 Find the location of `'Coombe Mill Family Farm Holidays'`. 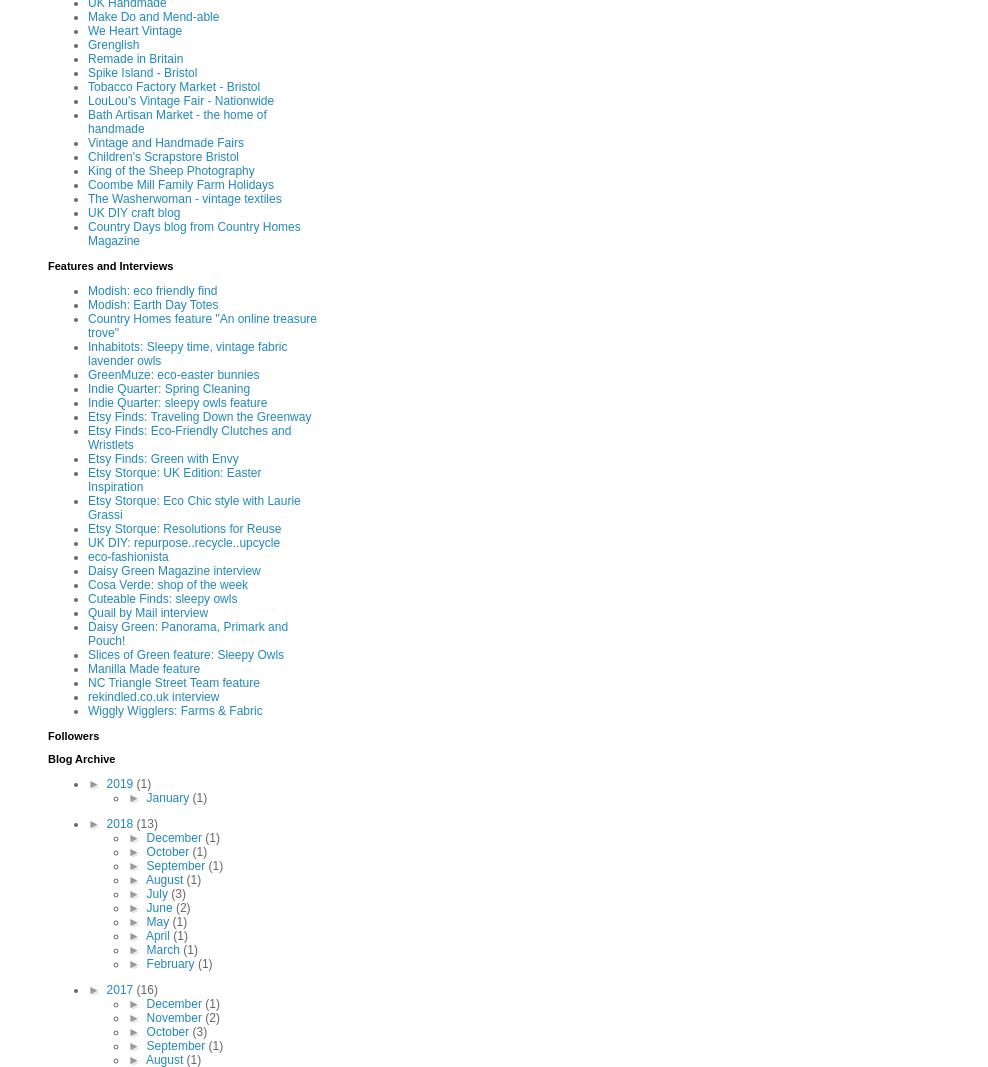

'Coombe Mill Family Farm Holidays' is located at coordinates (180, 185).